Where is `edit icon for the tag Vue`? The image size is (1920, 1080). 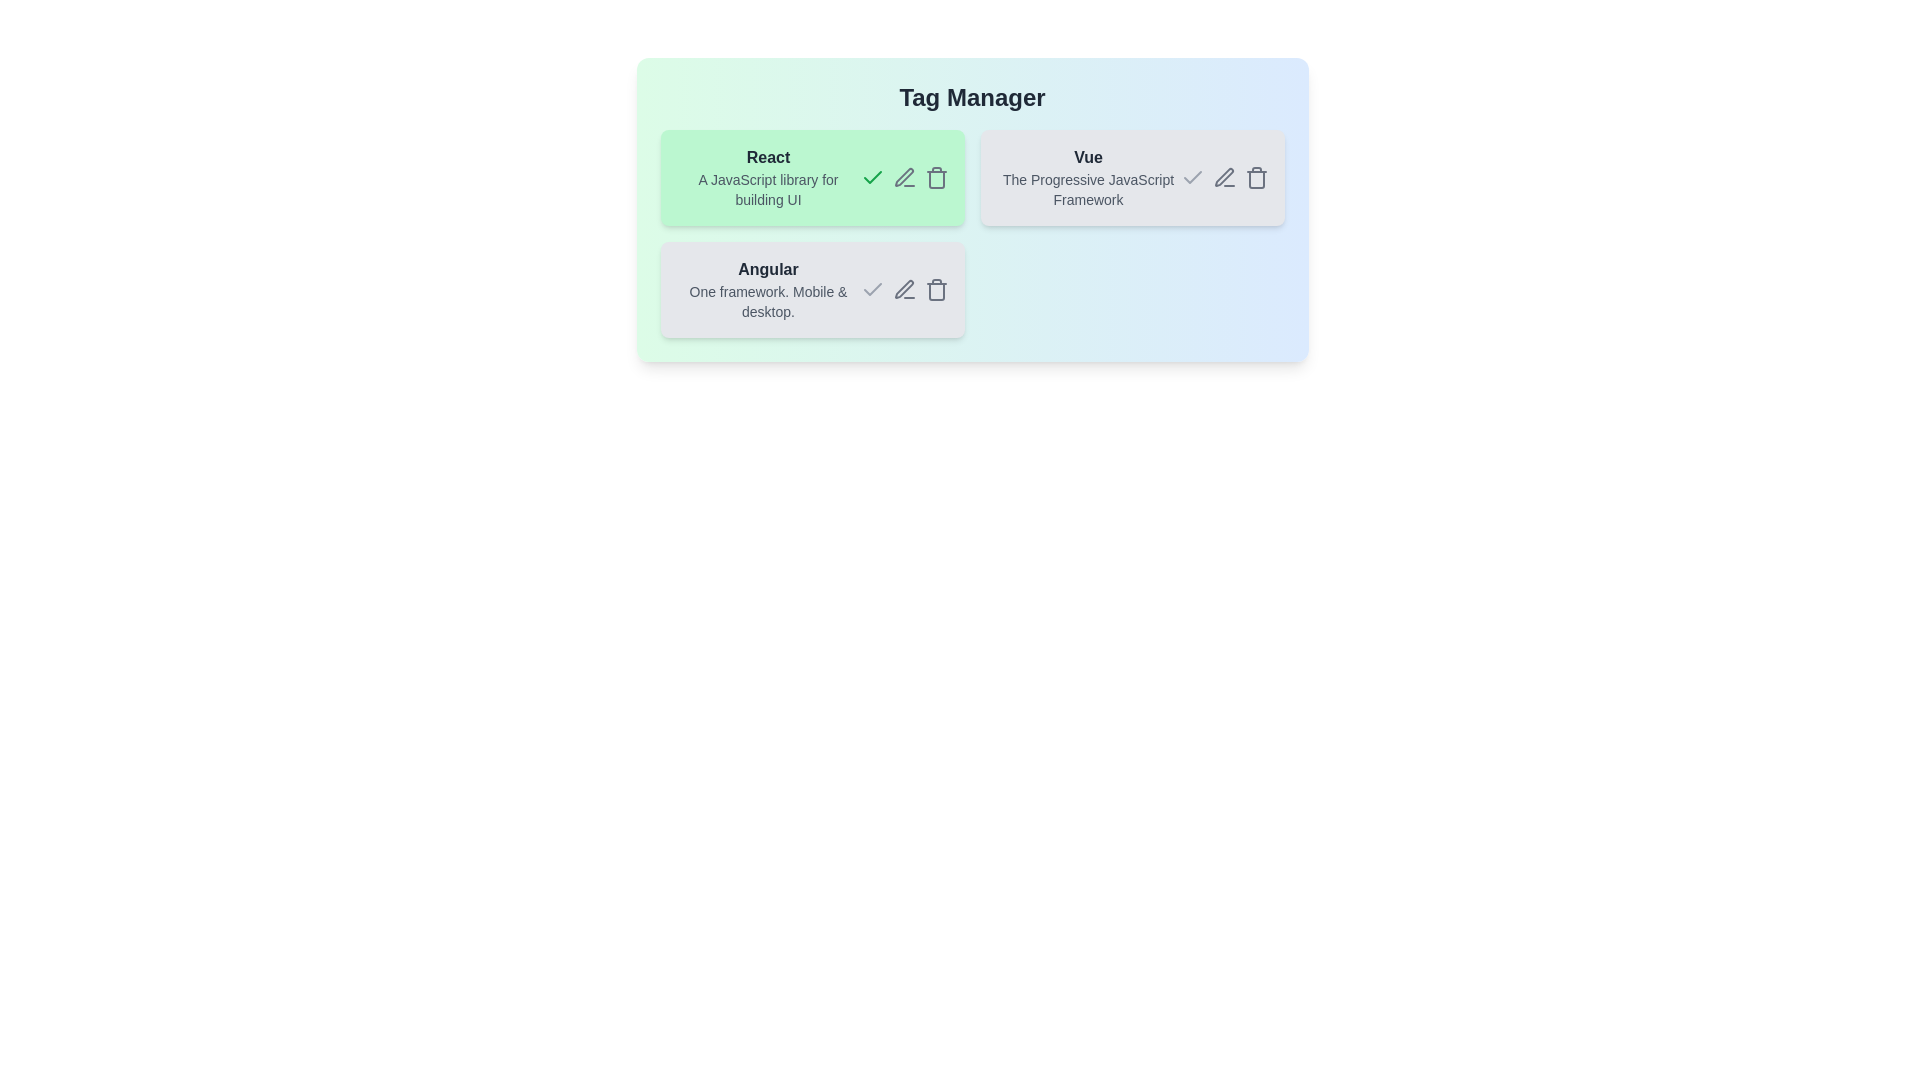
edit icon for the tag Vue is located at coordinates (1223, 176).